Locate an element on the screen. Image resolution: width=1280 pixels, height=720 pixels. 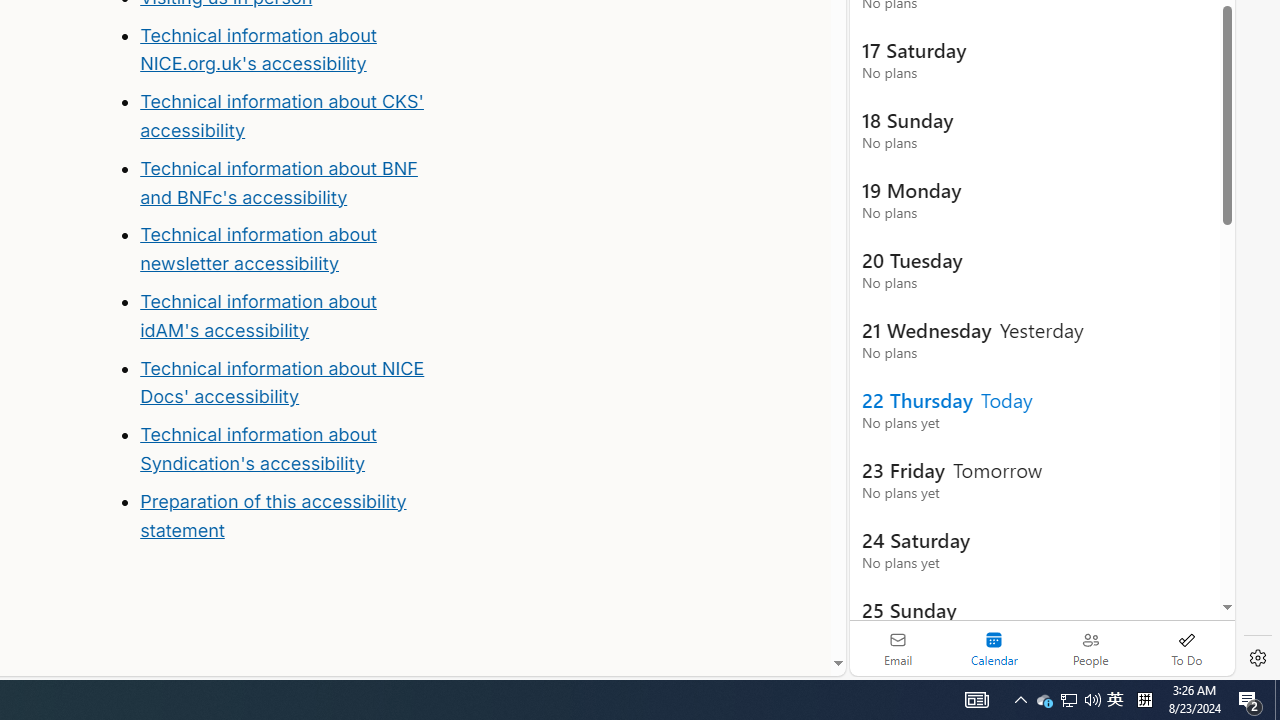
'Selected calendar module. Date today is 22' is located at coordinates (994, 648).